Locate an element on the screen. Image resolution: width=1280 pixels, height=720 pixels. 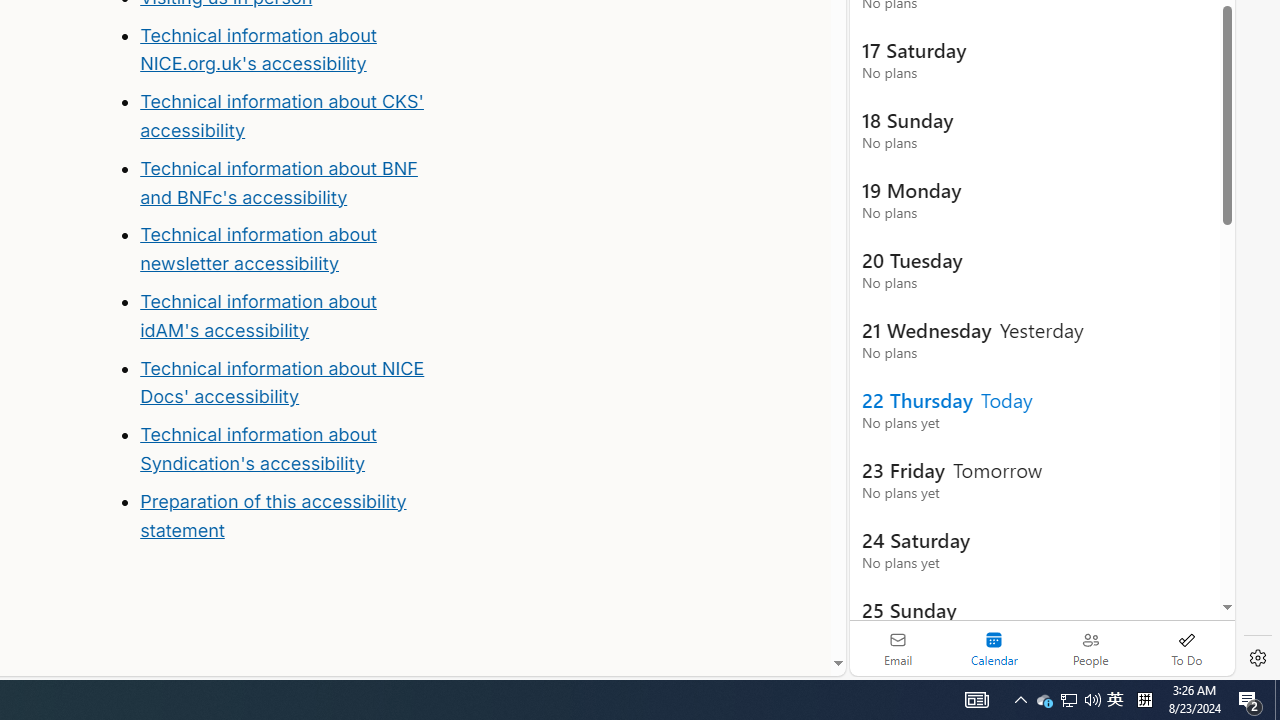
'Selected calendar module. Date today is 22' is located at coordinates (994, 648).